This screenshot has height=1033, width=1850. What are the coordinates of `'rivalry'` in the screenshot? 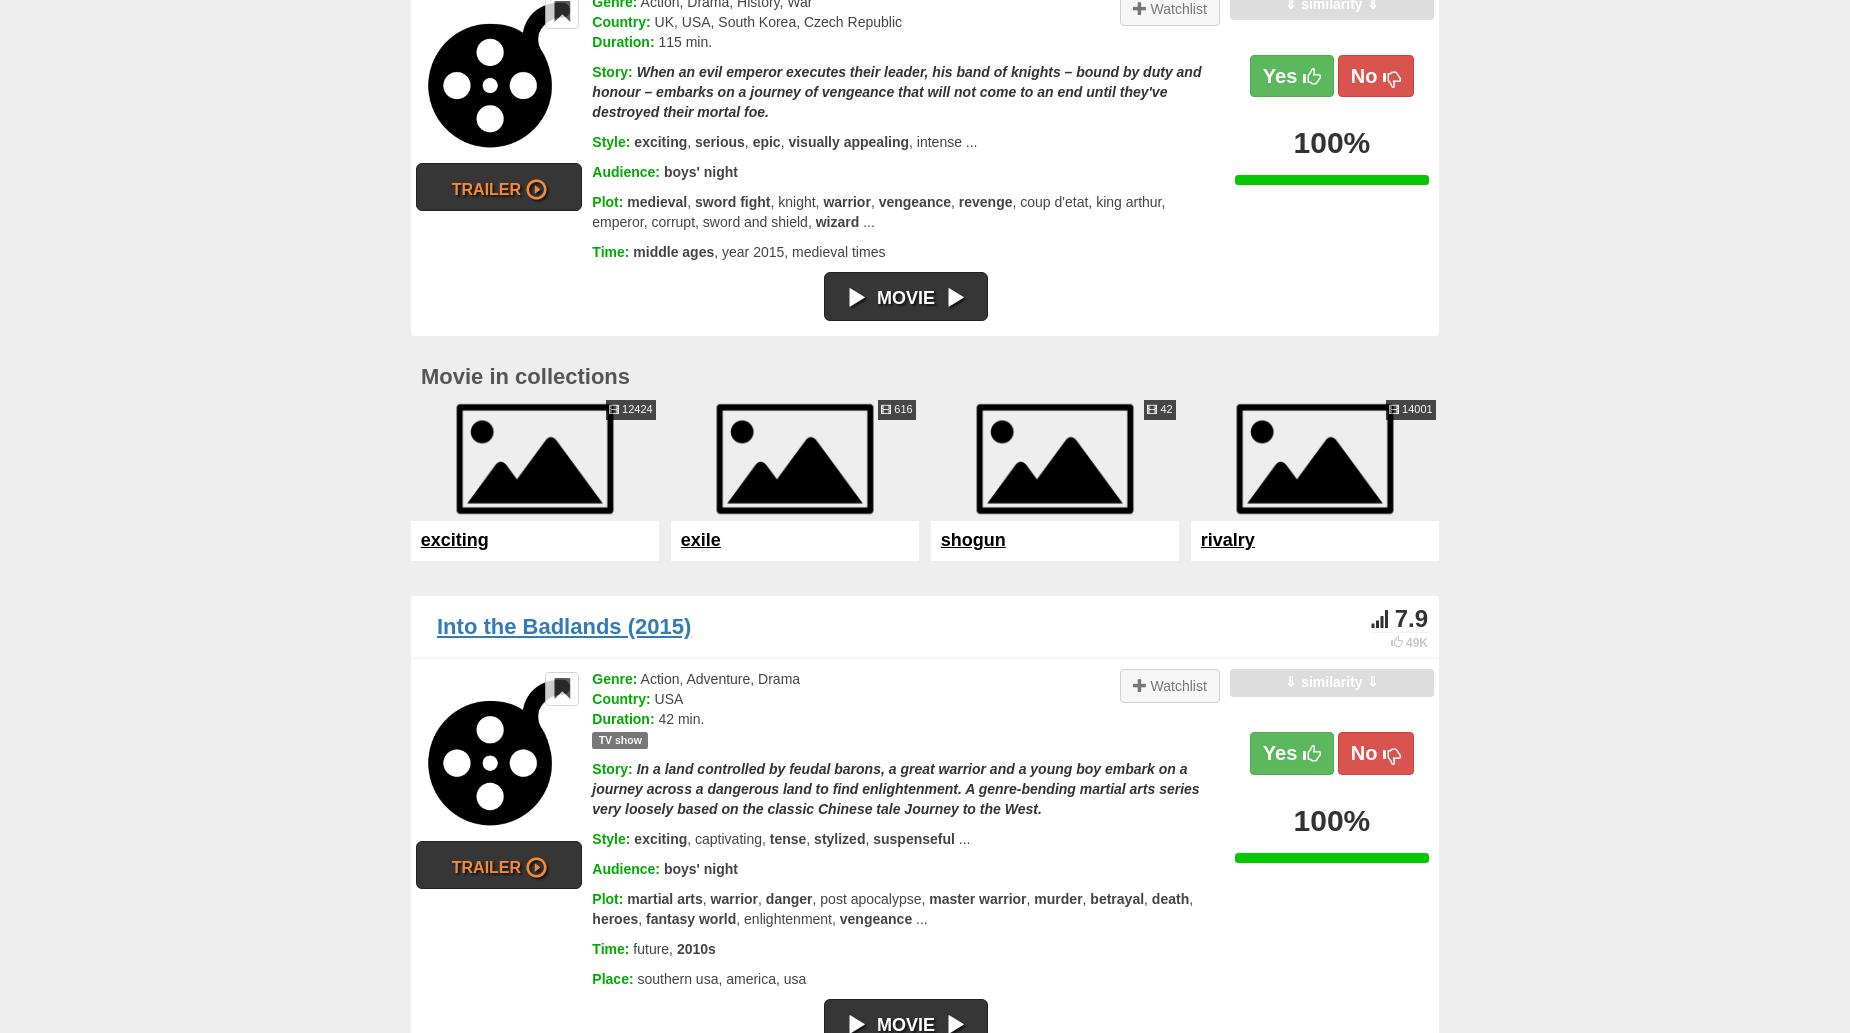 It's located at (1225, 538).